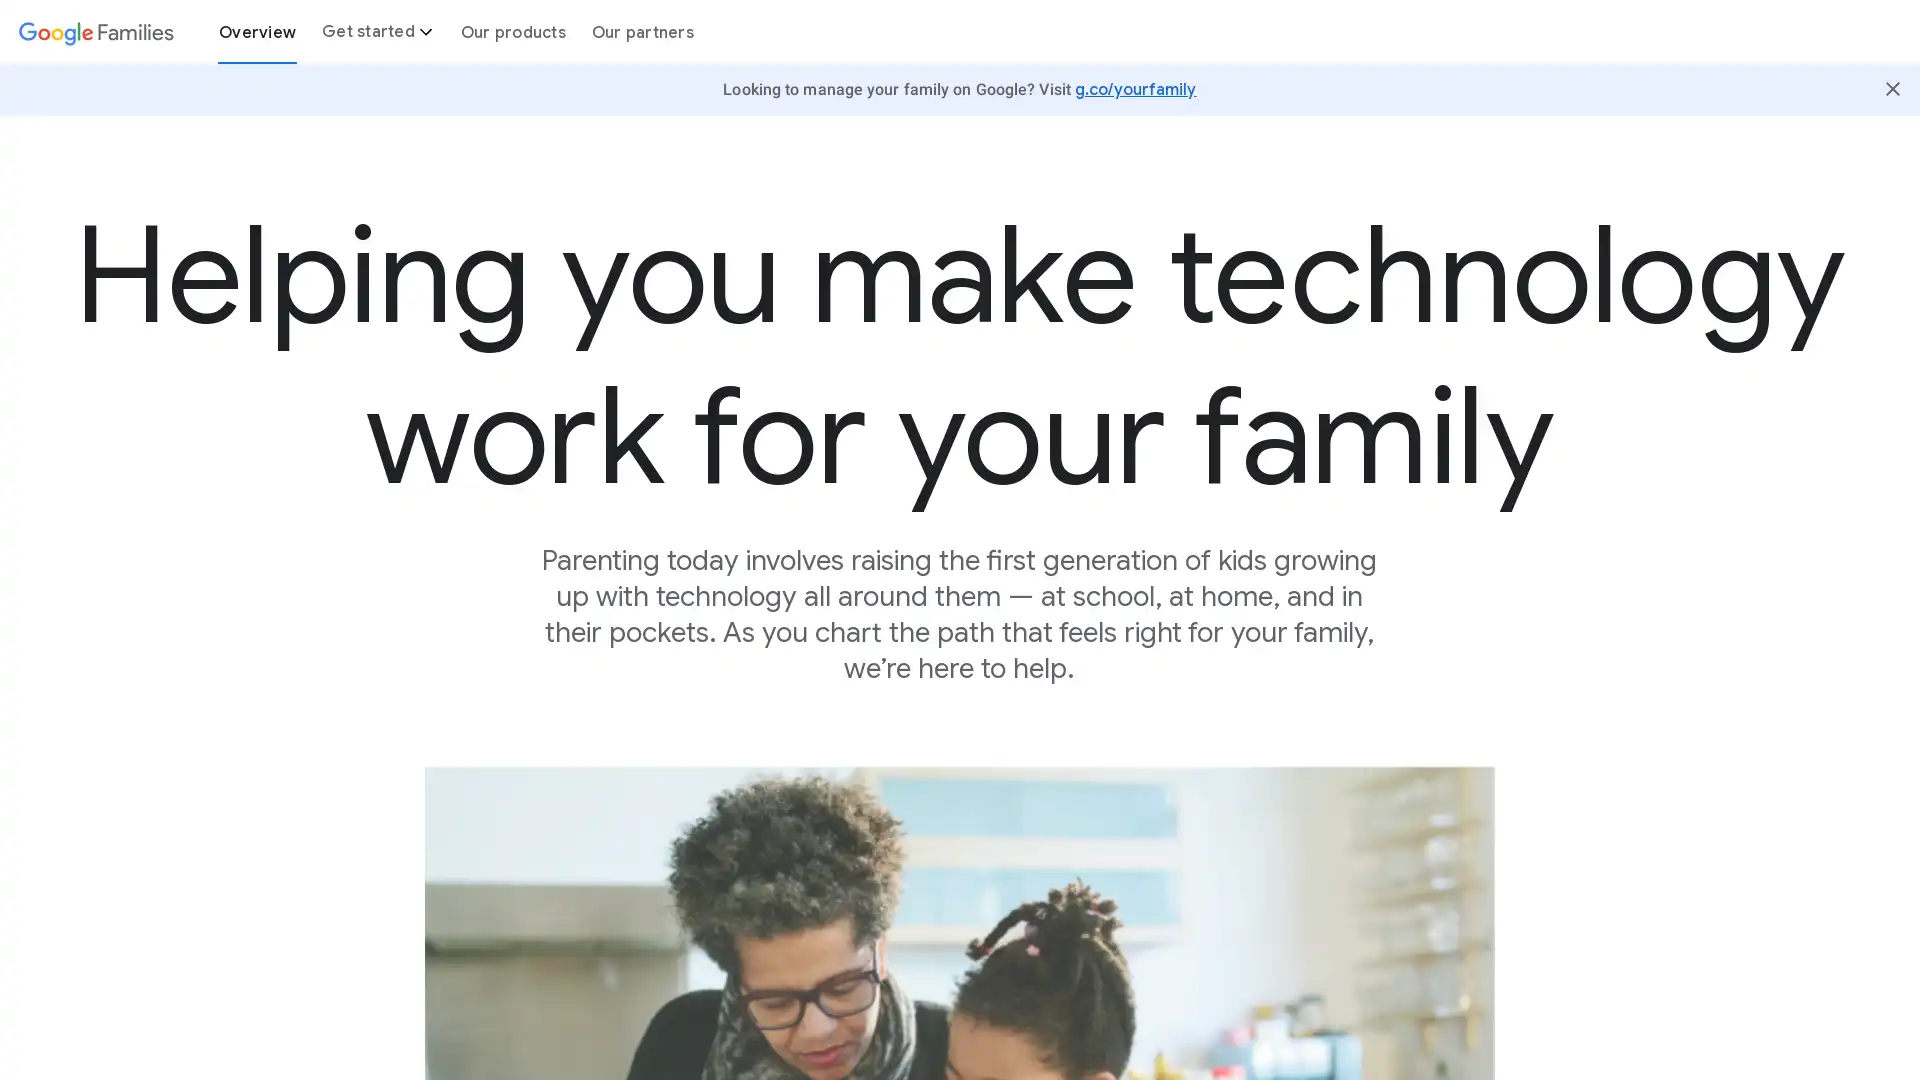 The image size is (1920, 1080). What do you see at coordinates (1891, 87) in the screenshot?
I see `Close Butter Bar` at bounding box center [1891, 87].